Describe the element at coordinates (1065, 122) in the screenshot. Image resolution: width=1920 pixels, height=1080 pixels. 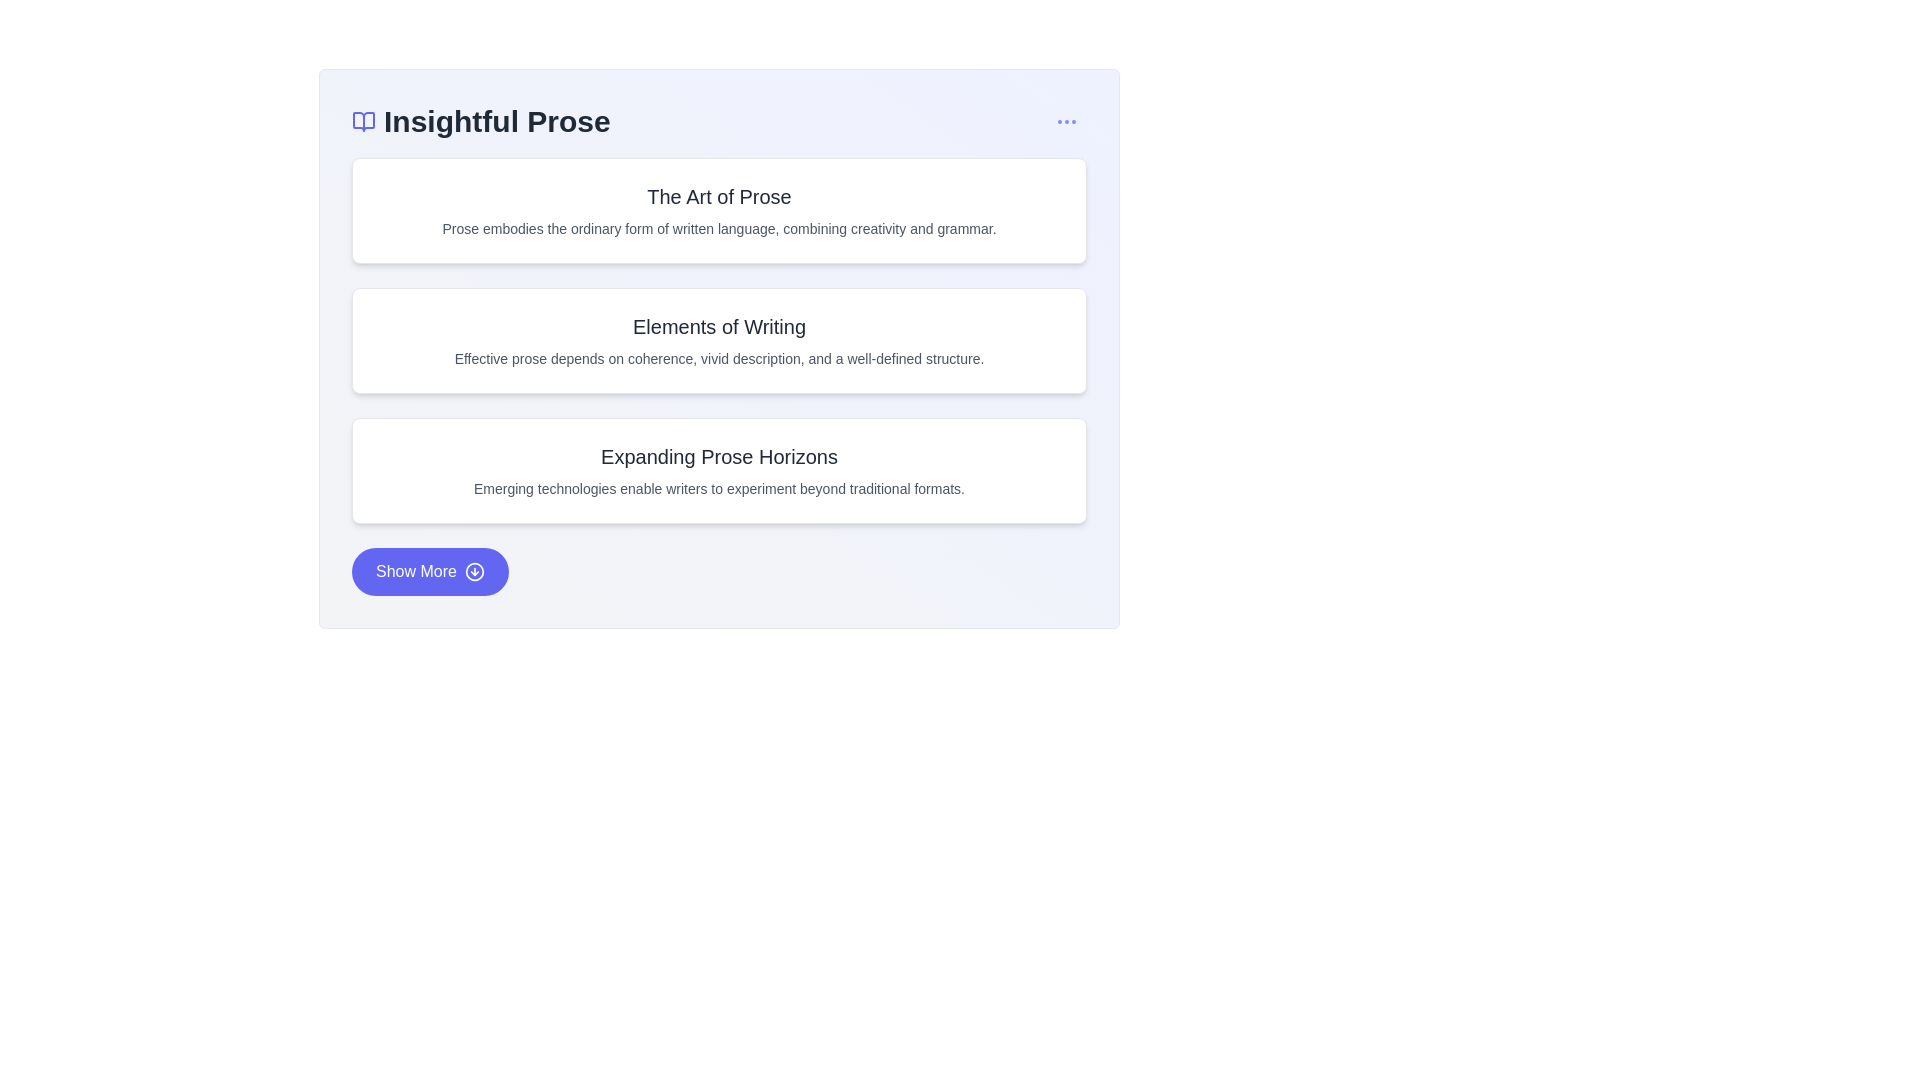
I see `the options menu icon, which is represented by three dark indigo dots in a horizontal arrangement, located at the top-right corner of the 'Insightful Prose' card` at that location.